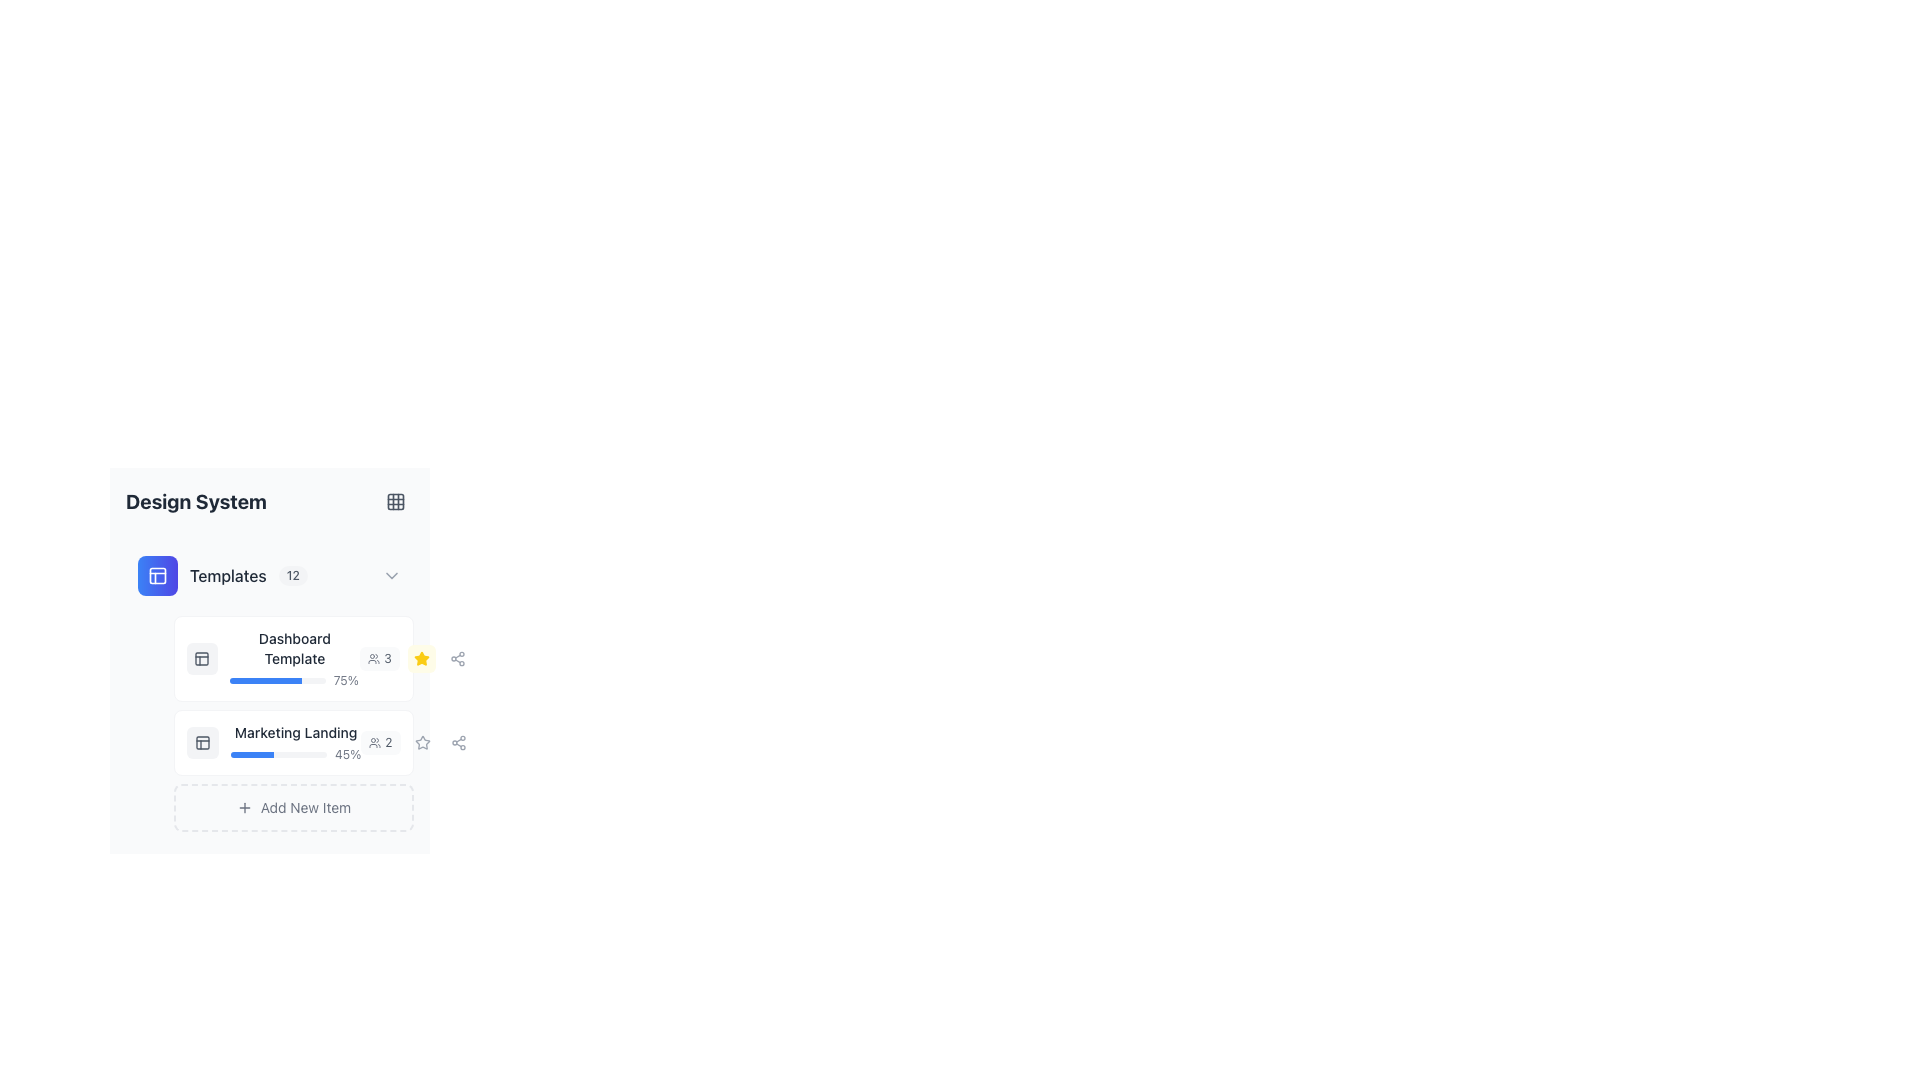  Describe the element at coordinates (388, 659) in the screenshot. I see `the Text Label displaying the number '3' in light gray color, located at the rightmost side of a horizontally aligned group of elements in the second row` at that location.